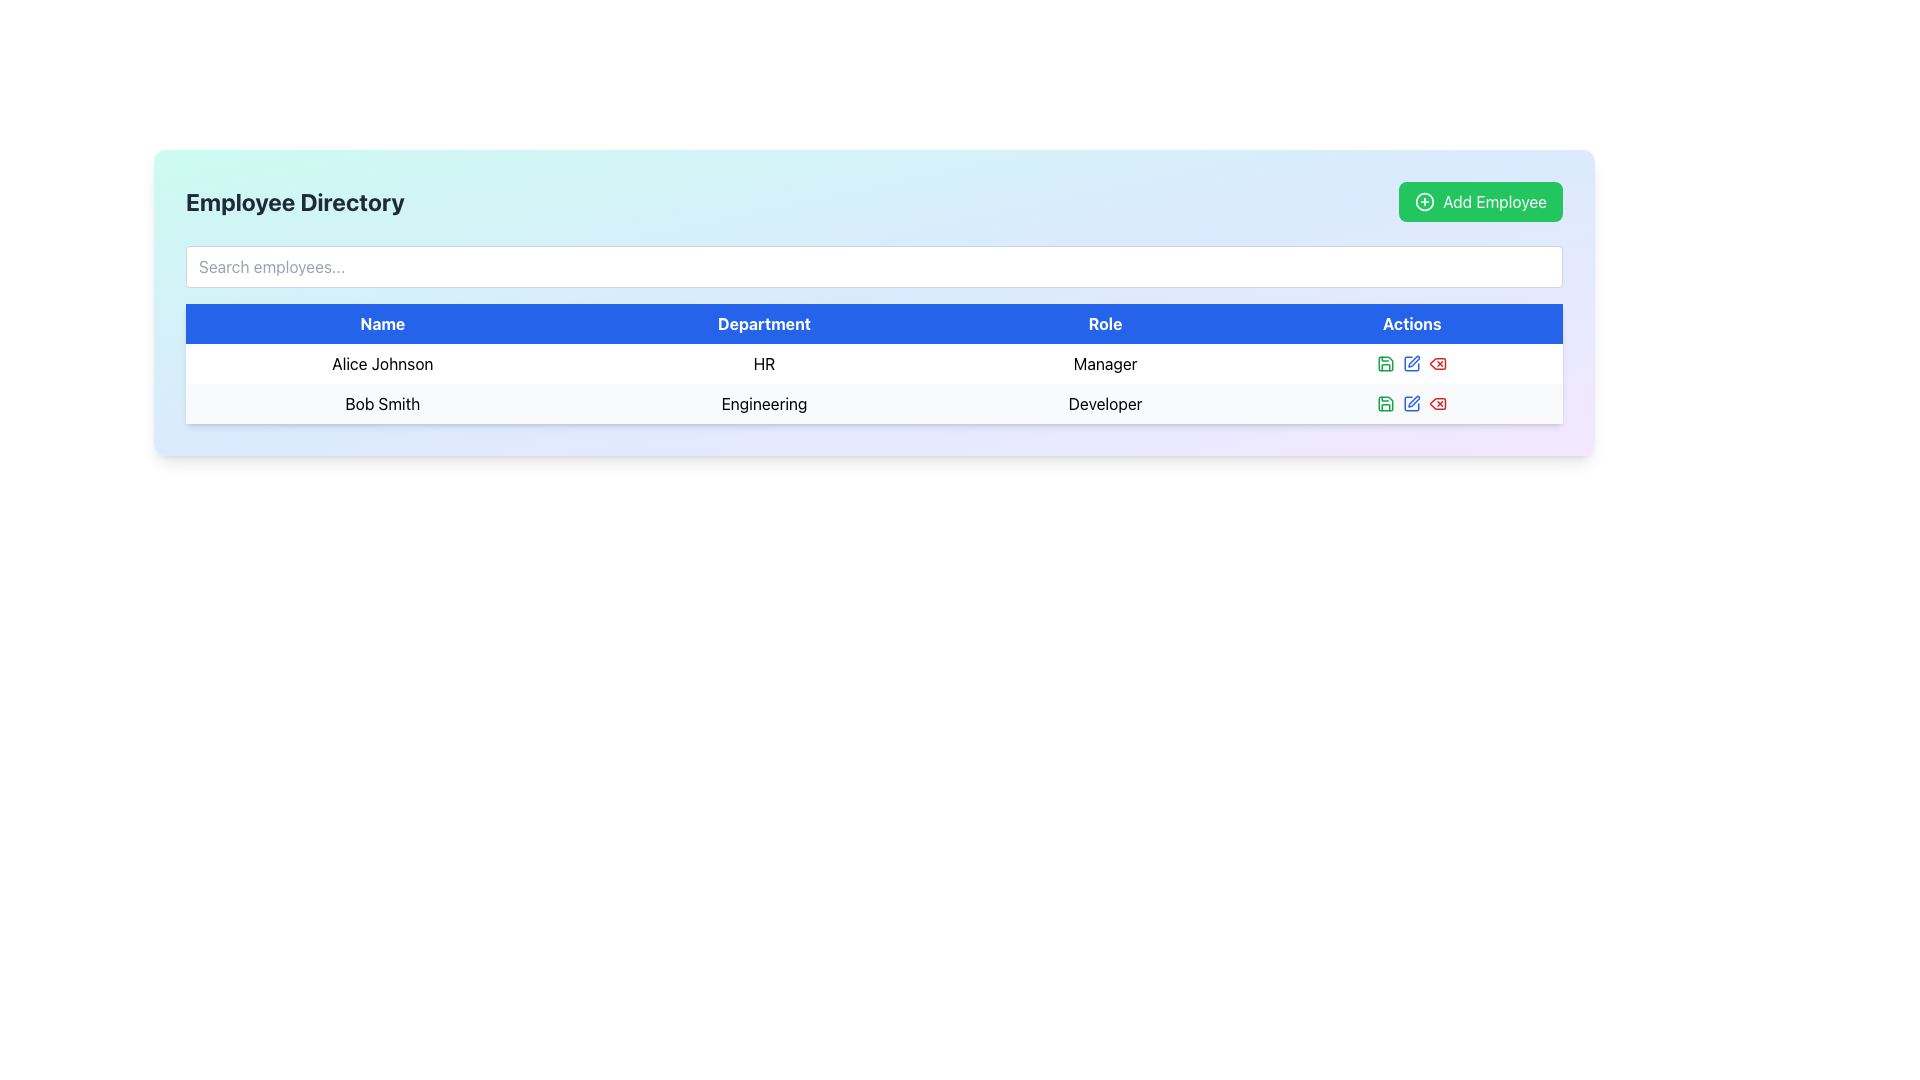  What do you see at coordinates (1385, 404) in the screenshot?
I see `the save icon with a green background located in the 'Actions' column of the table row for the employee 'Alice Johnson'` at bounding box center [1385, 404].